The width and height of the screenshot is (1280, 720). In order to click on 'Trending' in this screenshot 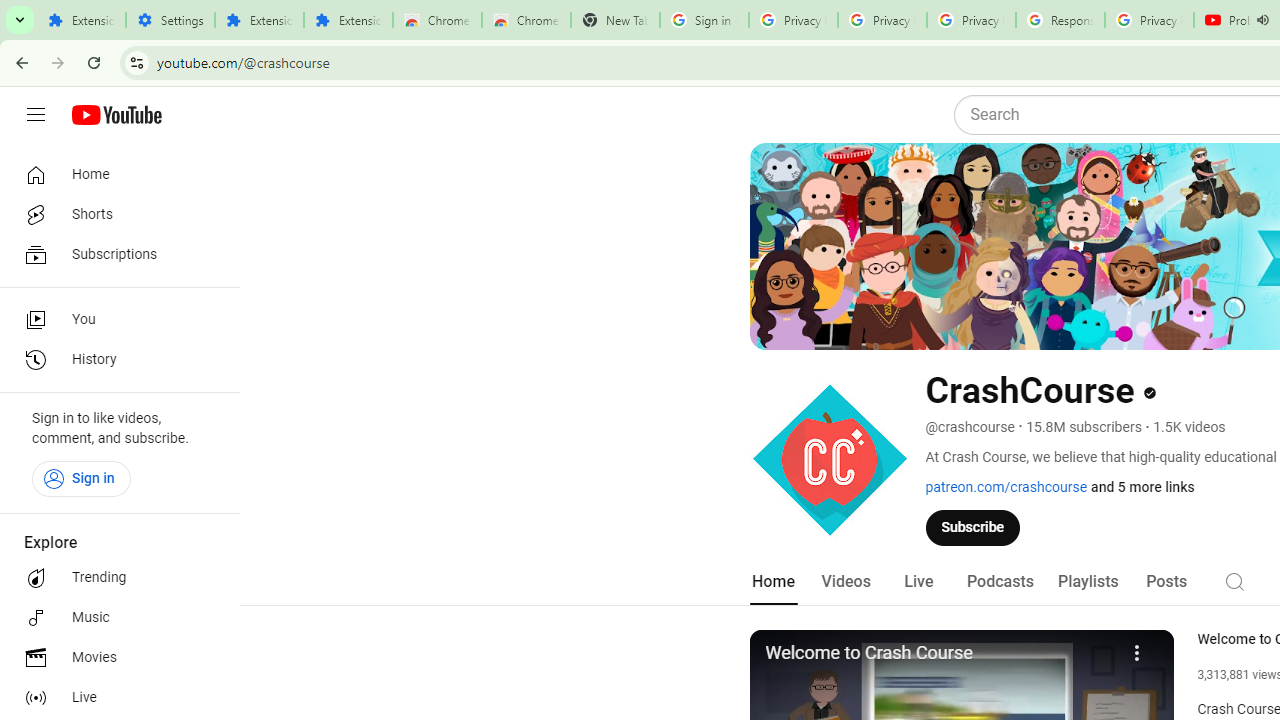, I will do `click(112, 578)`.